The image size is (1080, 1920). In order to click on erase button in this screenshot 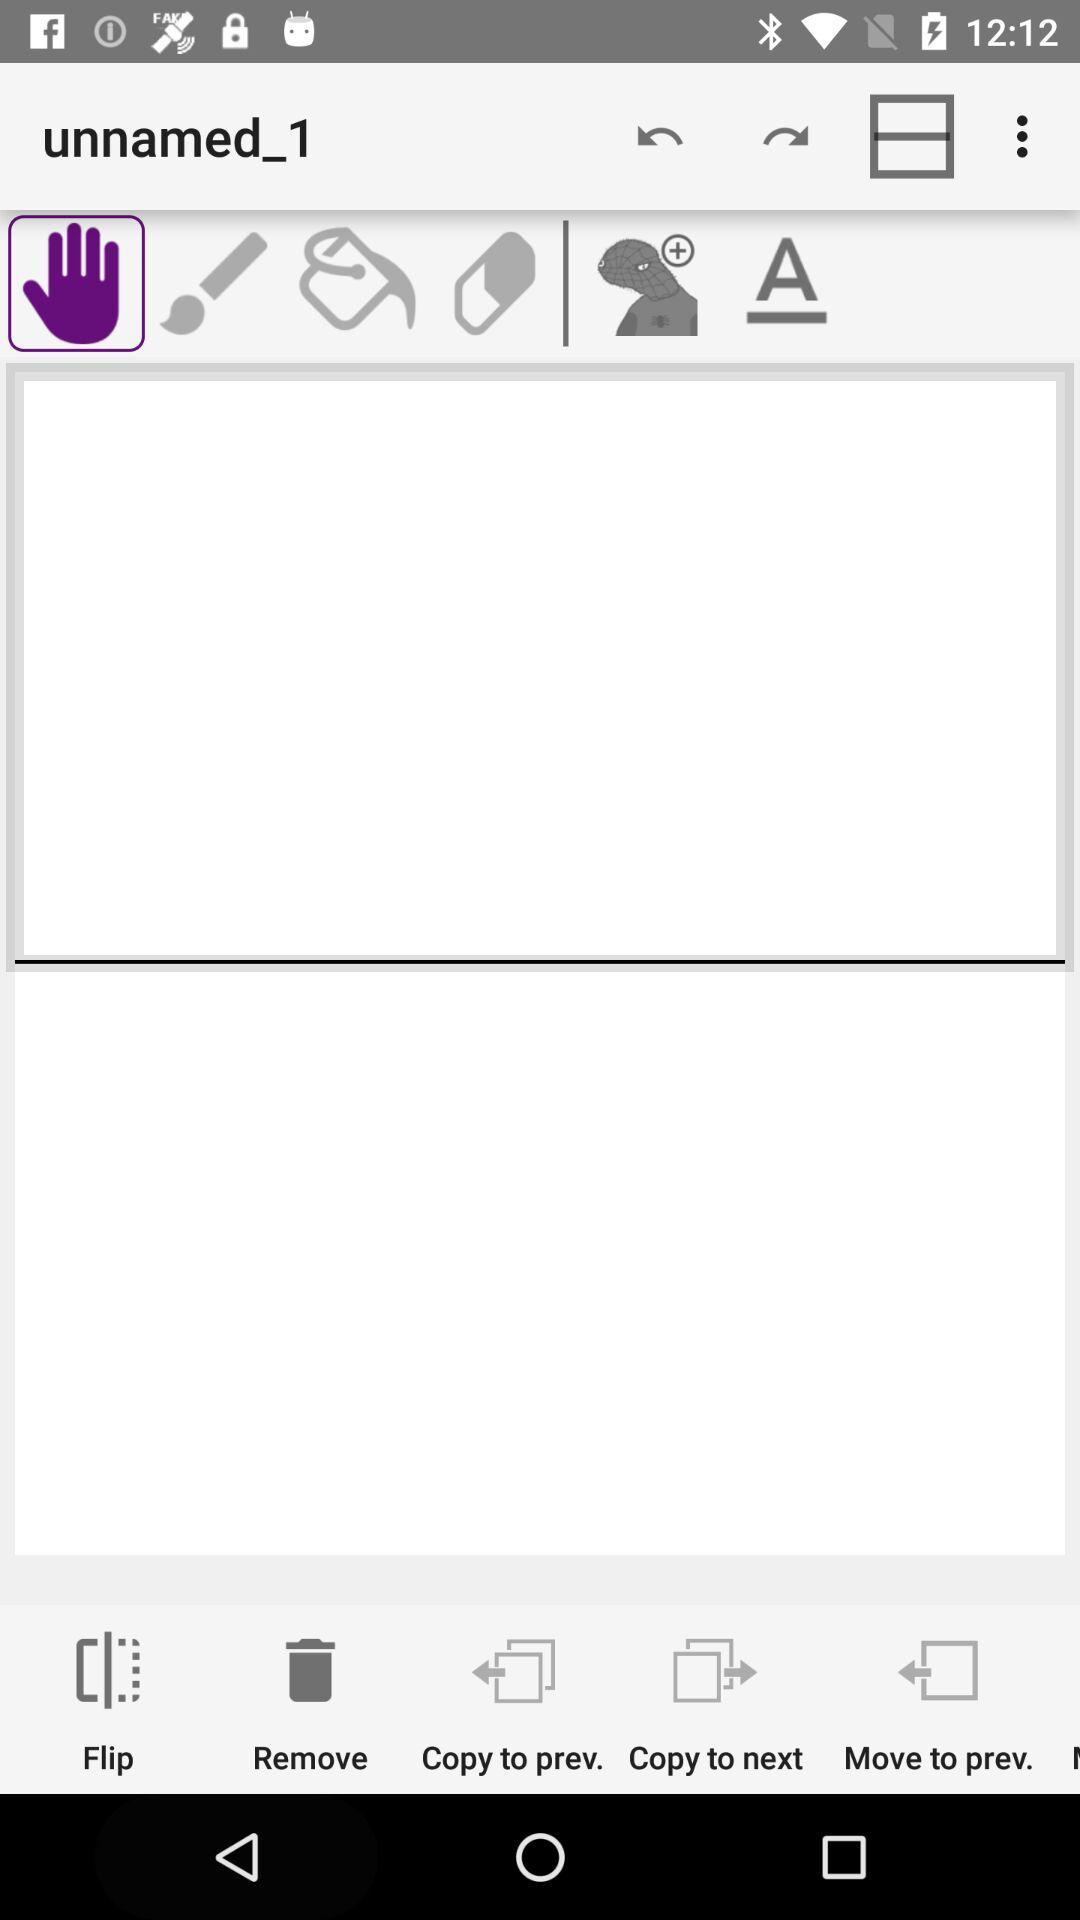, I will do `click(494, 282)`.